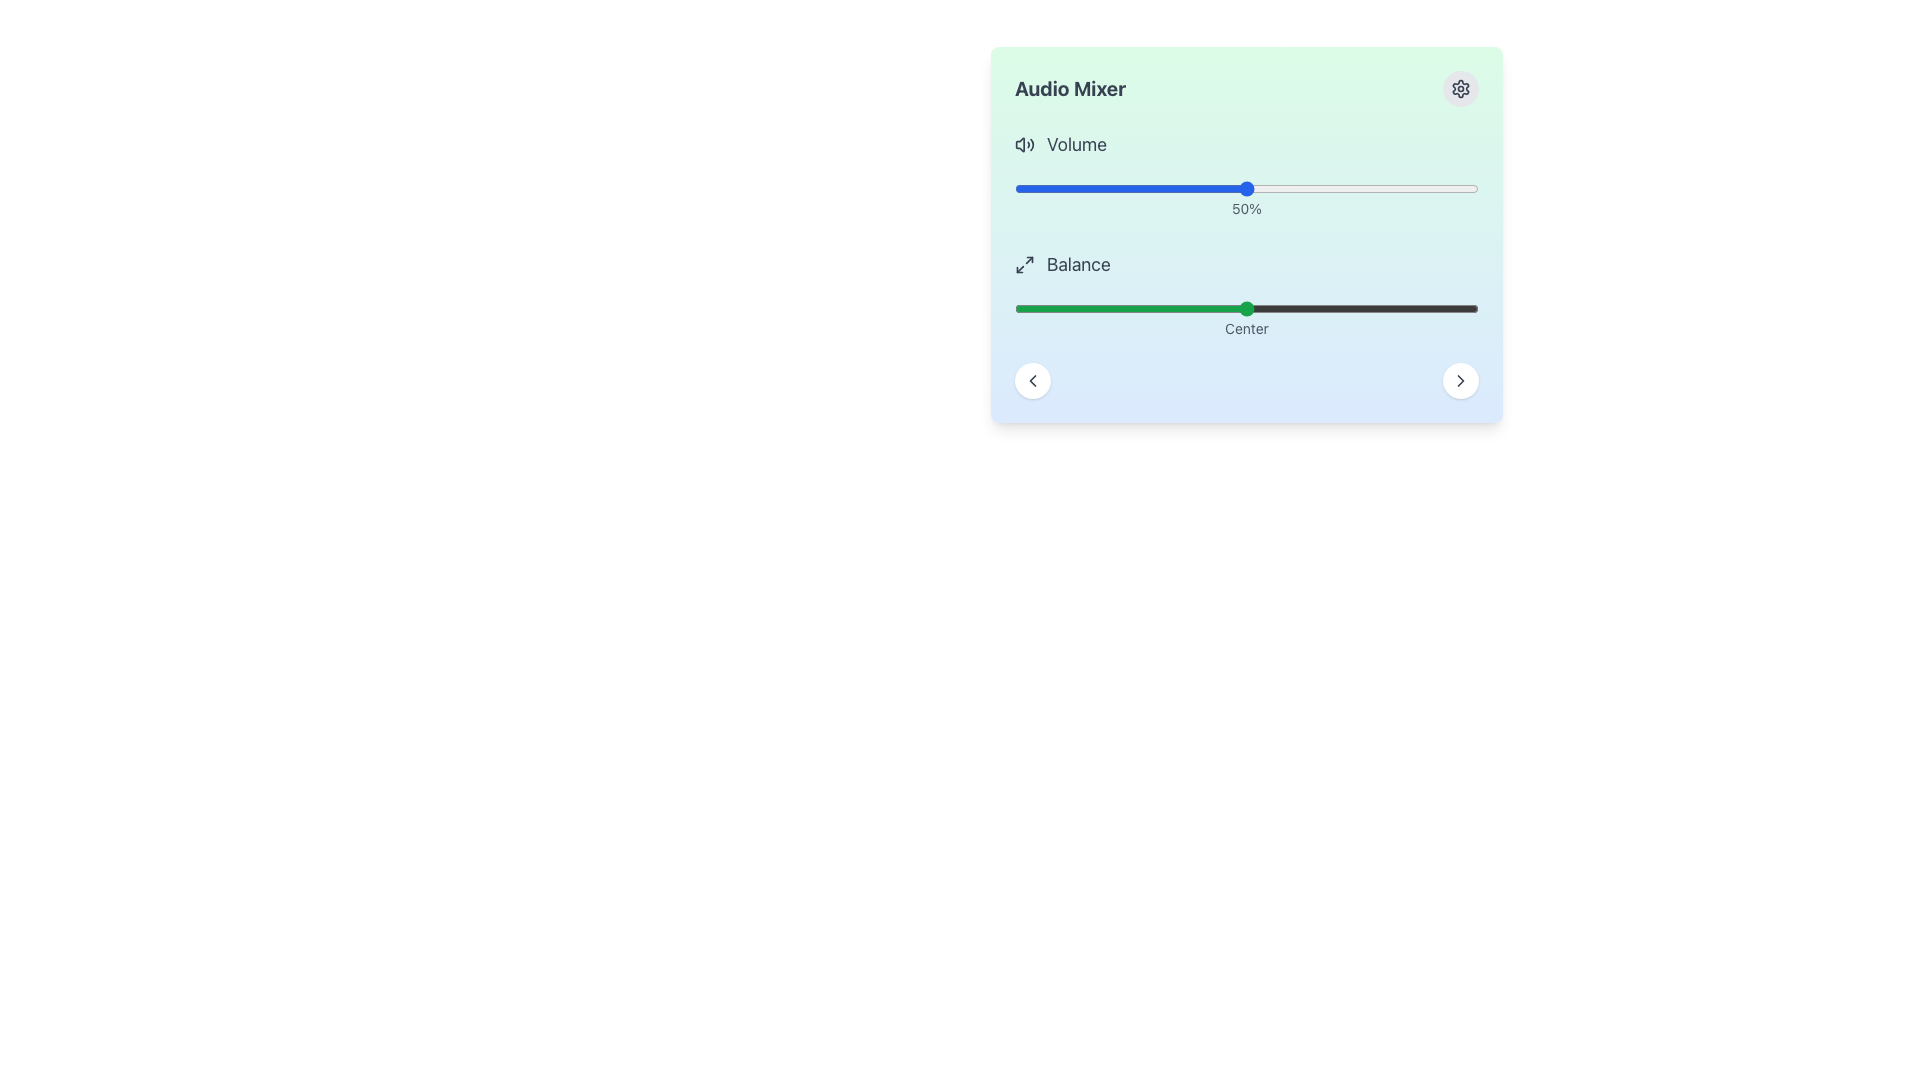 Image resolution: width=1920 pixels, height=1080 pixels. I want to click on balance, so click(1121, 308).